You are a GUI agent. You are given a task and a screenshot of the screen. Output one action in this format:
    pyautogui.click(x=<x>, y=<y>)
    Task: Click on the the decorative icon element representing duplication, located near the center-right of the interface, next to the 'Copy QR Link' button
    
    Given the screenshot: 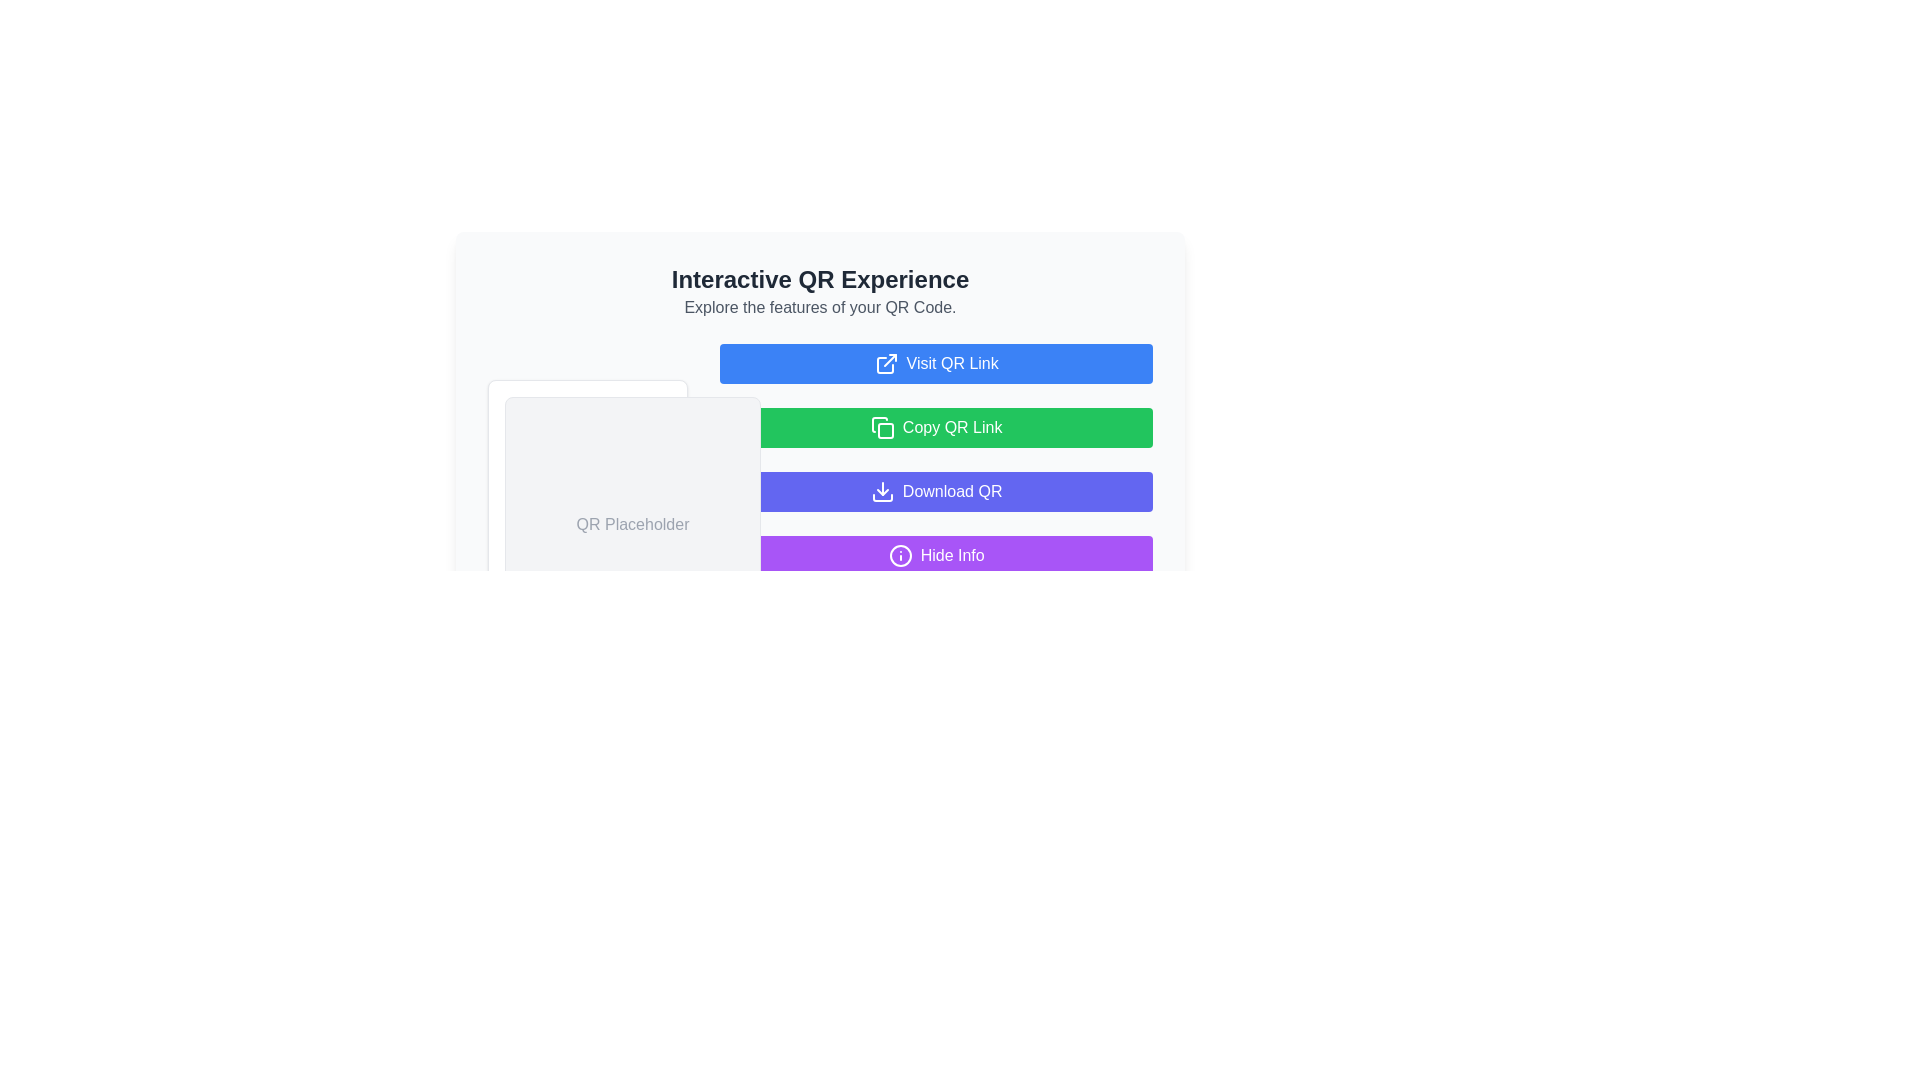 What is the action you would take?
    pyautogui.click(x=884, y=430)
    